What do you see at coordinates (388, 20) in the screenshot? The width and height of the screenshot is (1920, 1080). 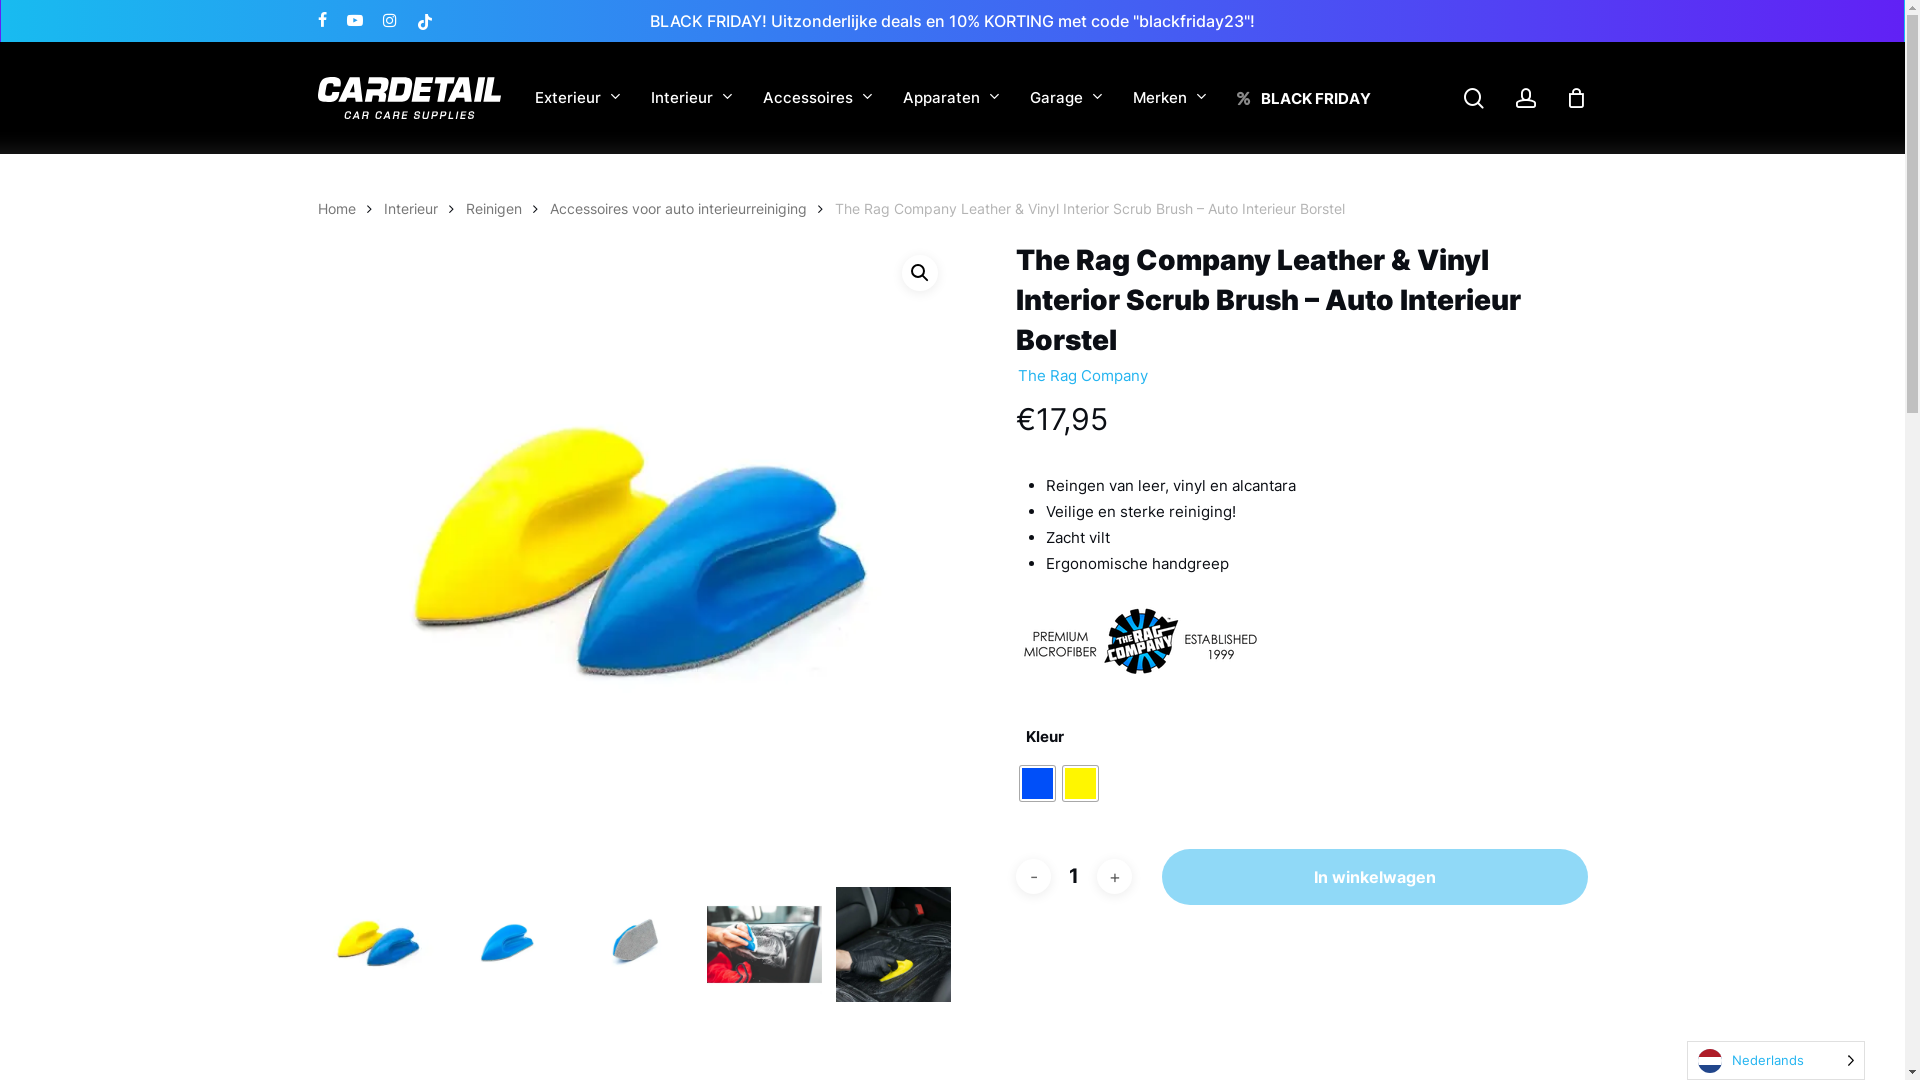 I see `'instagram'` at bounding box center [388, 20].